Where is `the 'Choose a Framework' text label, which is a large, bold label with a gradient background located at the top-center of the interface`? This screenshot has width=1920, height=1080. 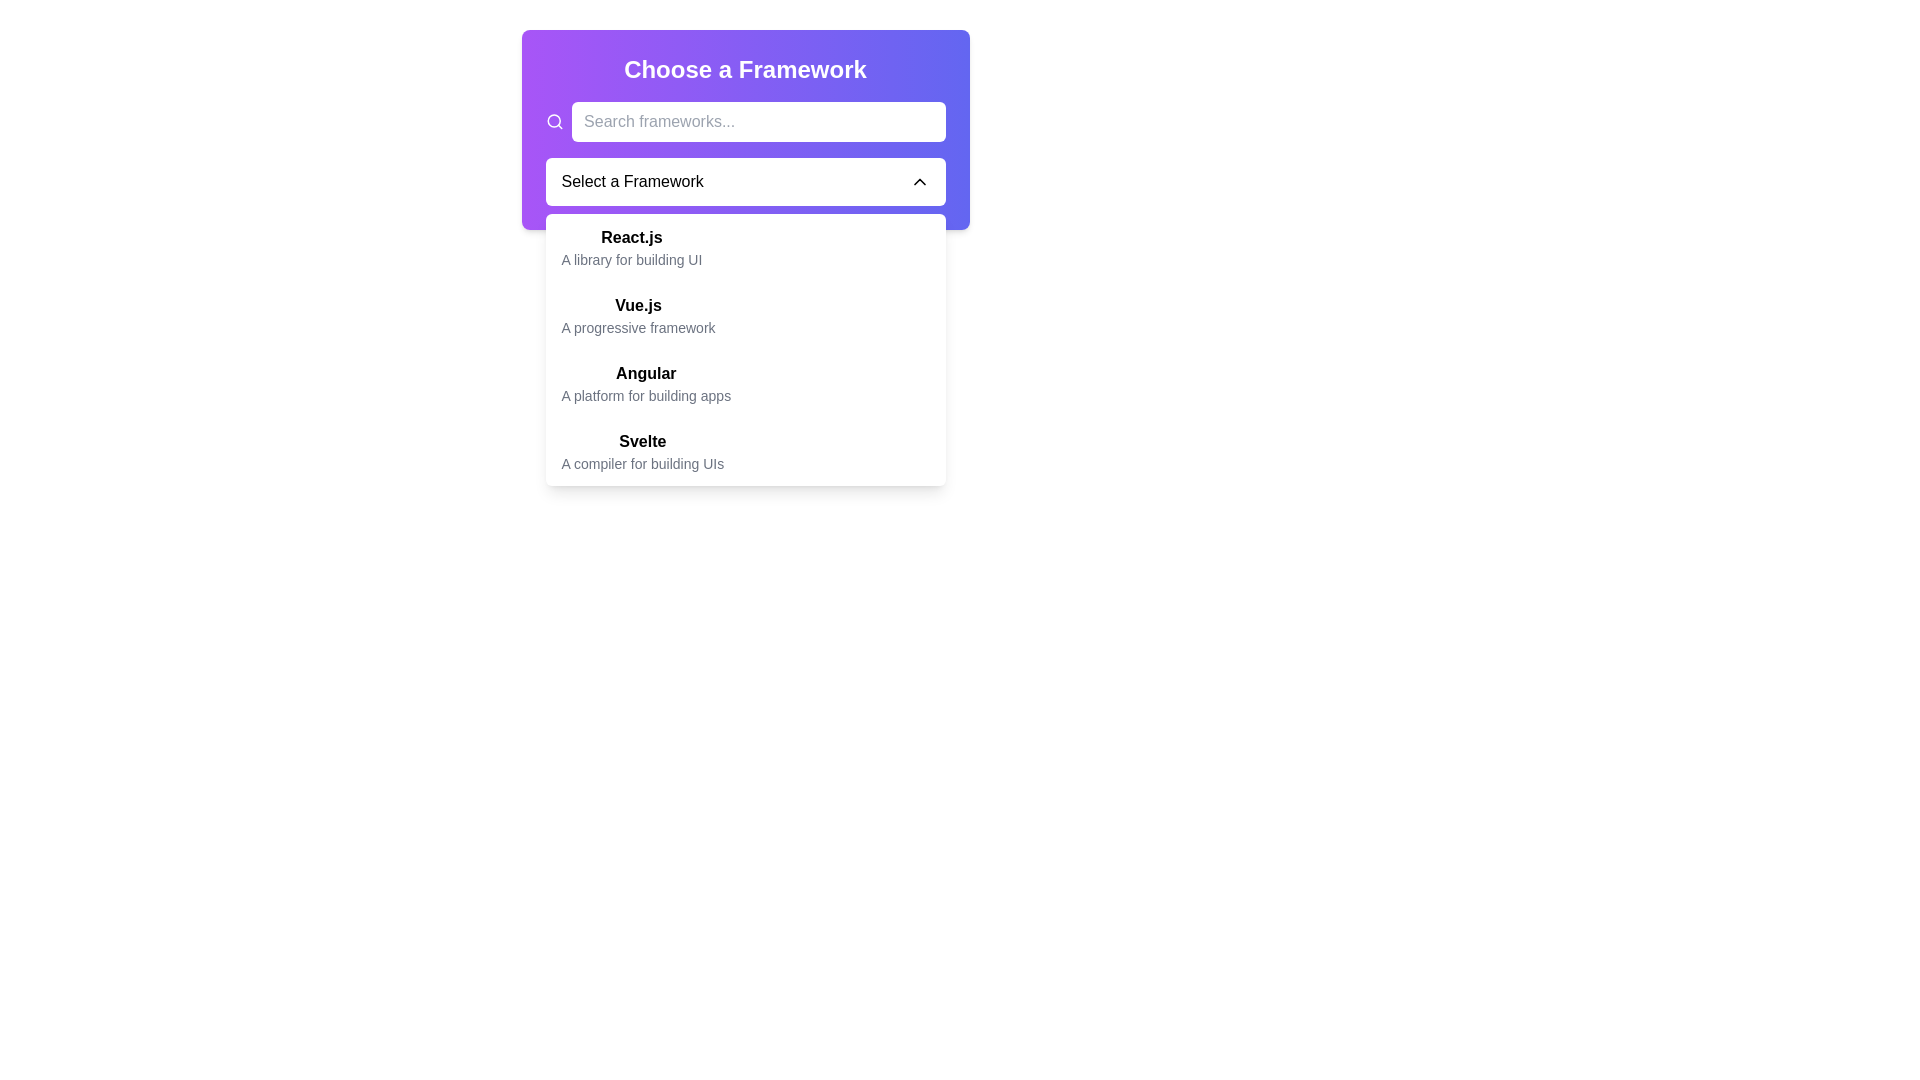 the 'Choose a Framework' text label, which is a large, bold label with a gradient background located at the top-center of the interface is located at coordinates (744, 68).